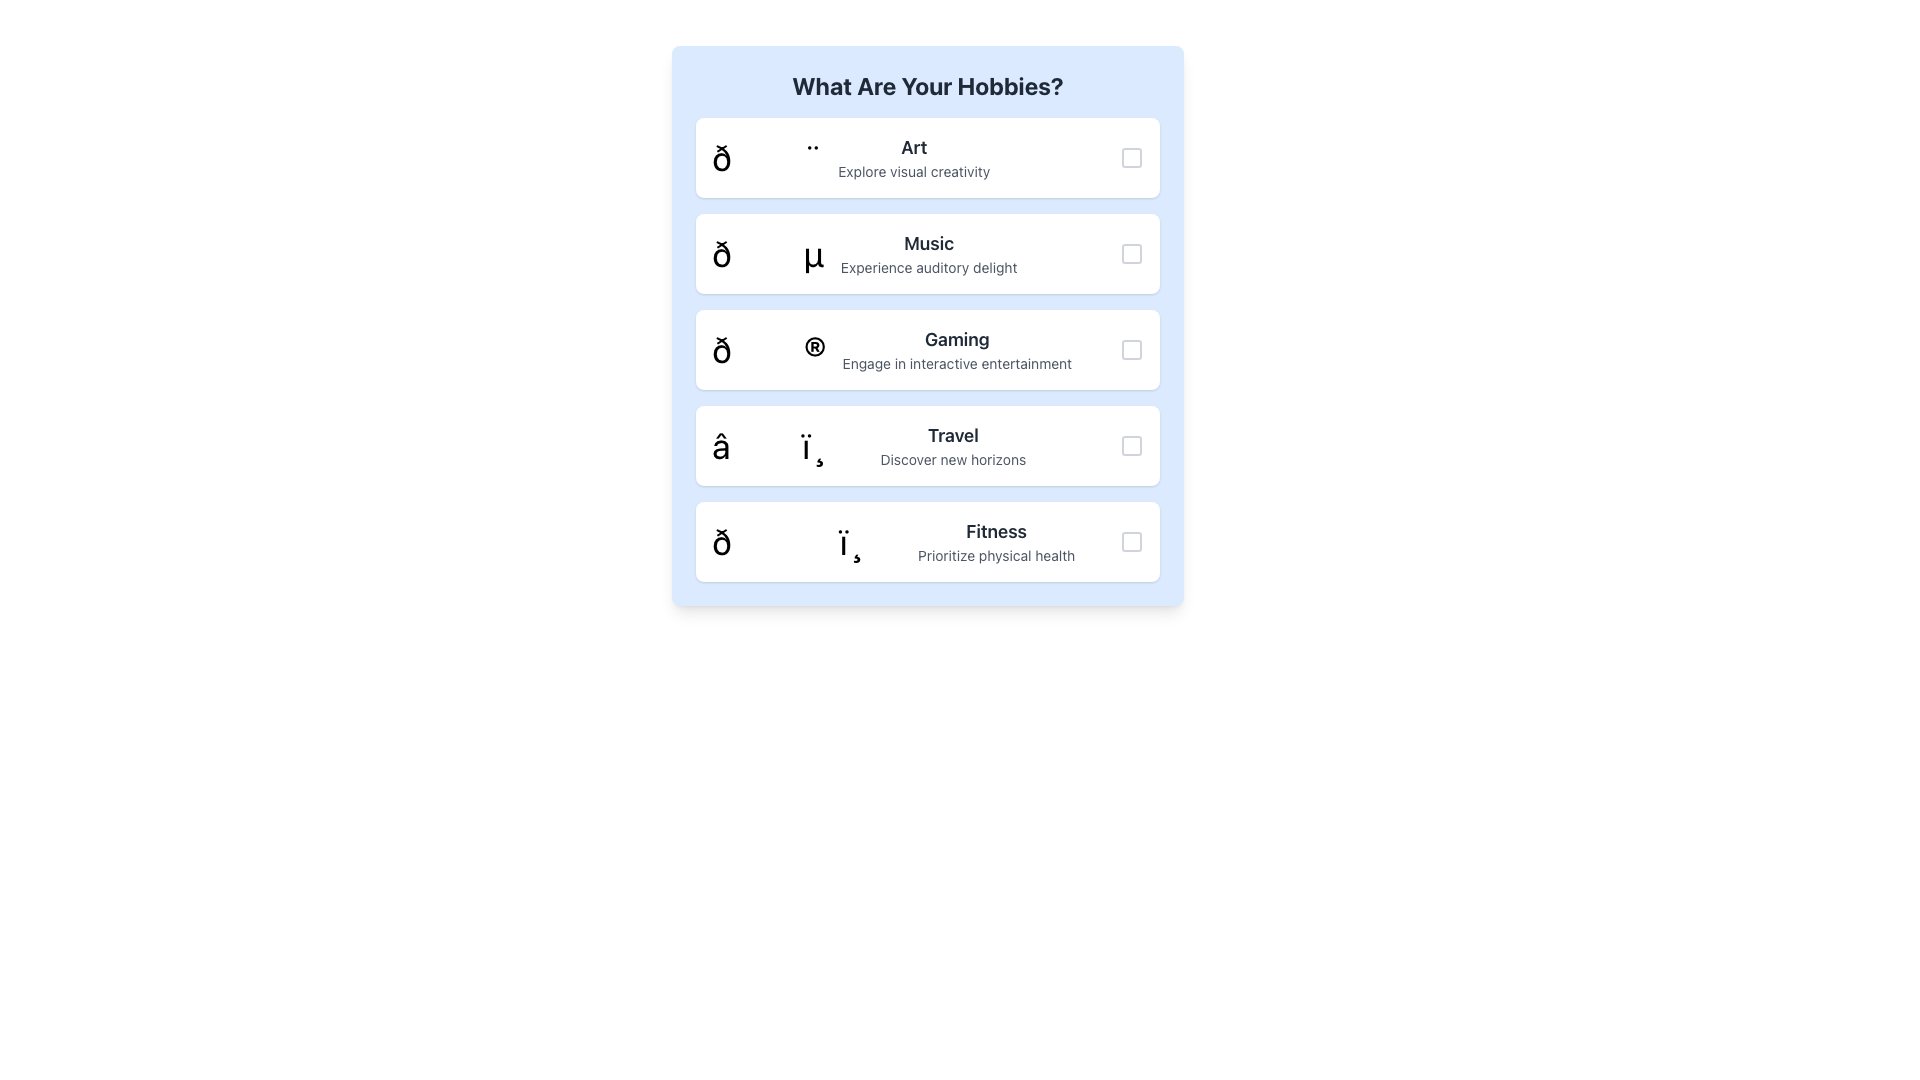  What do you see at coordinates (1132, 253) in the screenshot?
I see `the checkbox for the 'Music' hobby to explore context menu options` at bounding box center [1132, 253].